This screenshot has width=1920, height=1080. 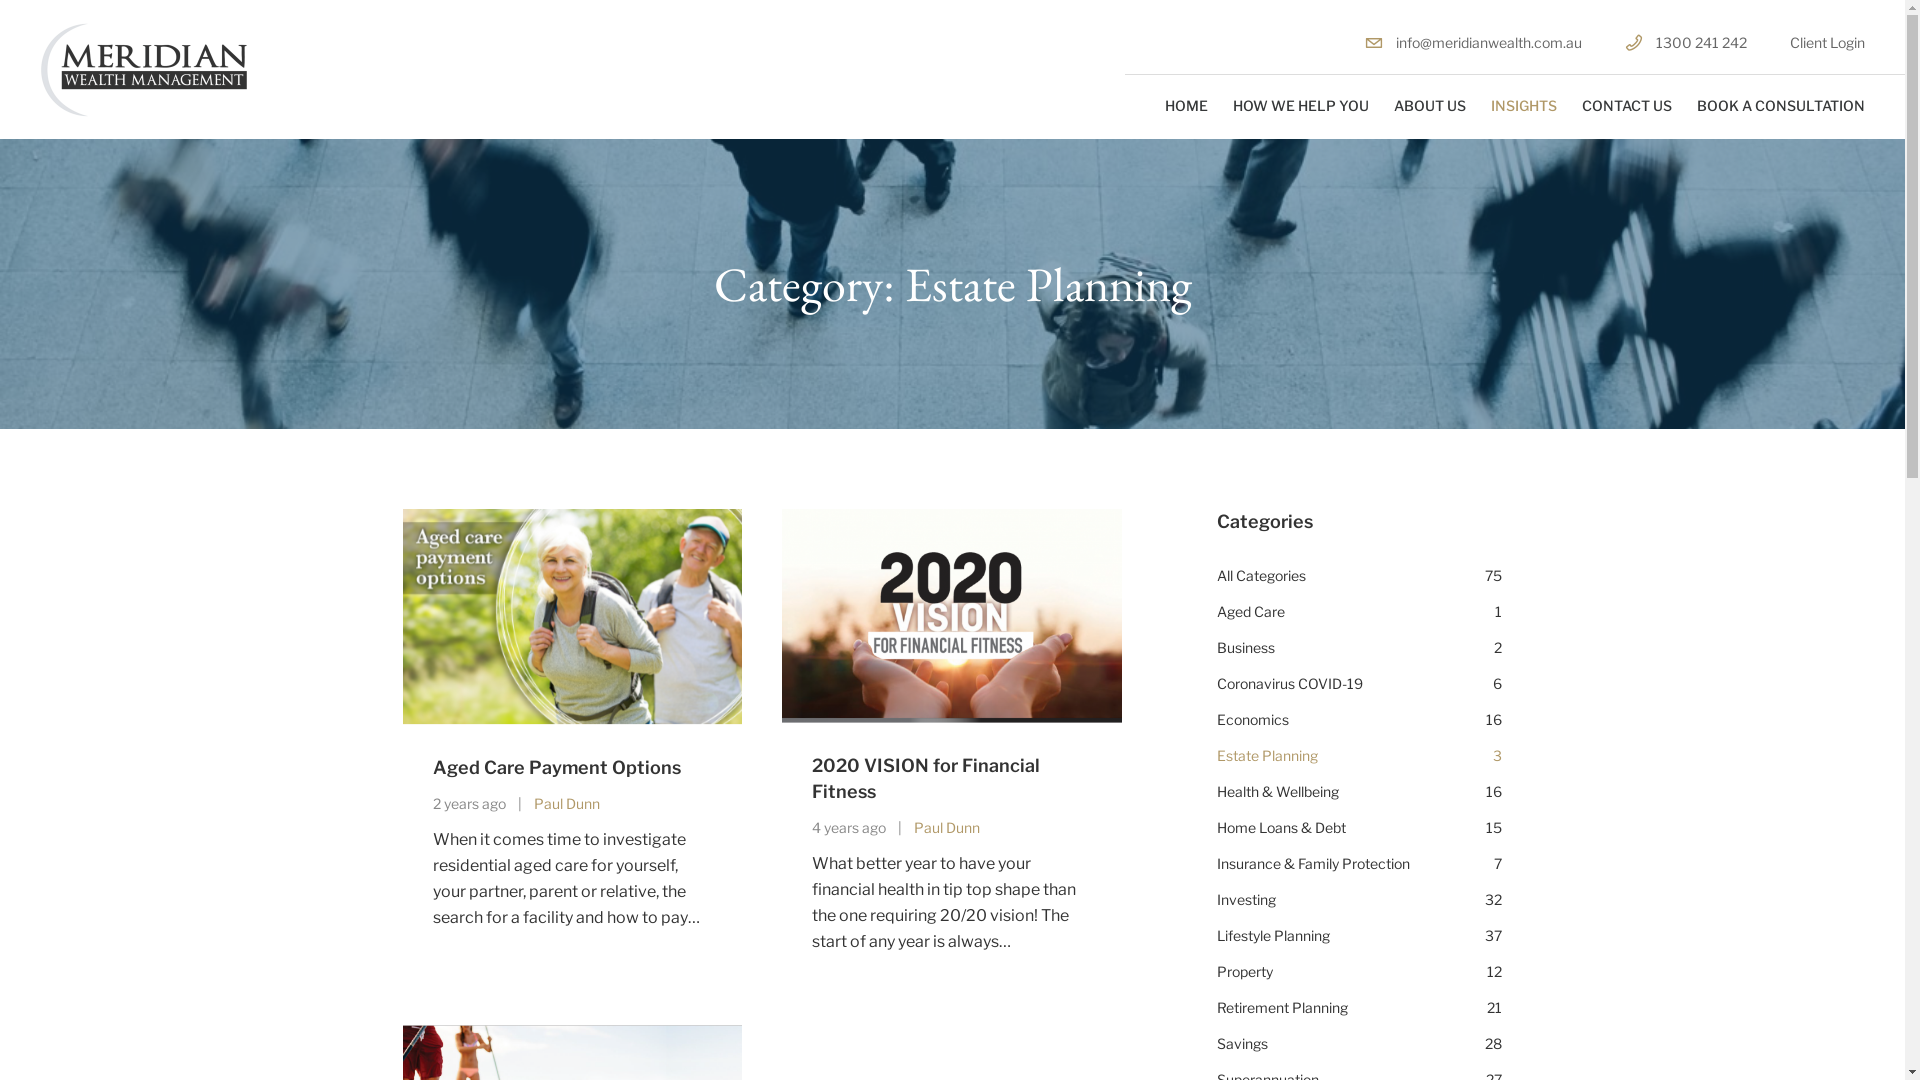 I want to click on 'Economics, so click(x=1359, y=720).